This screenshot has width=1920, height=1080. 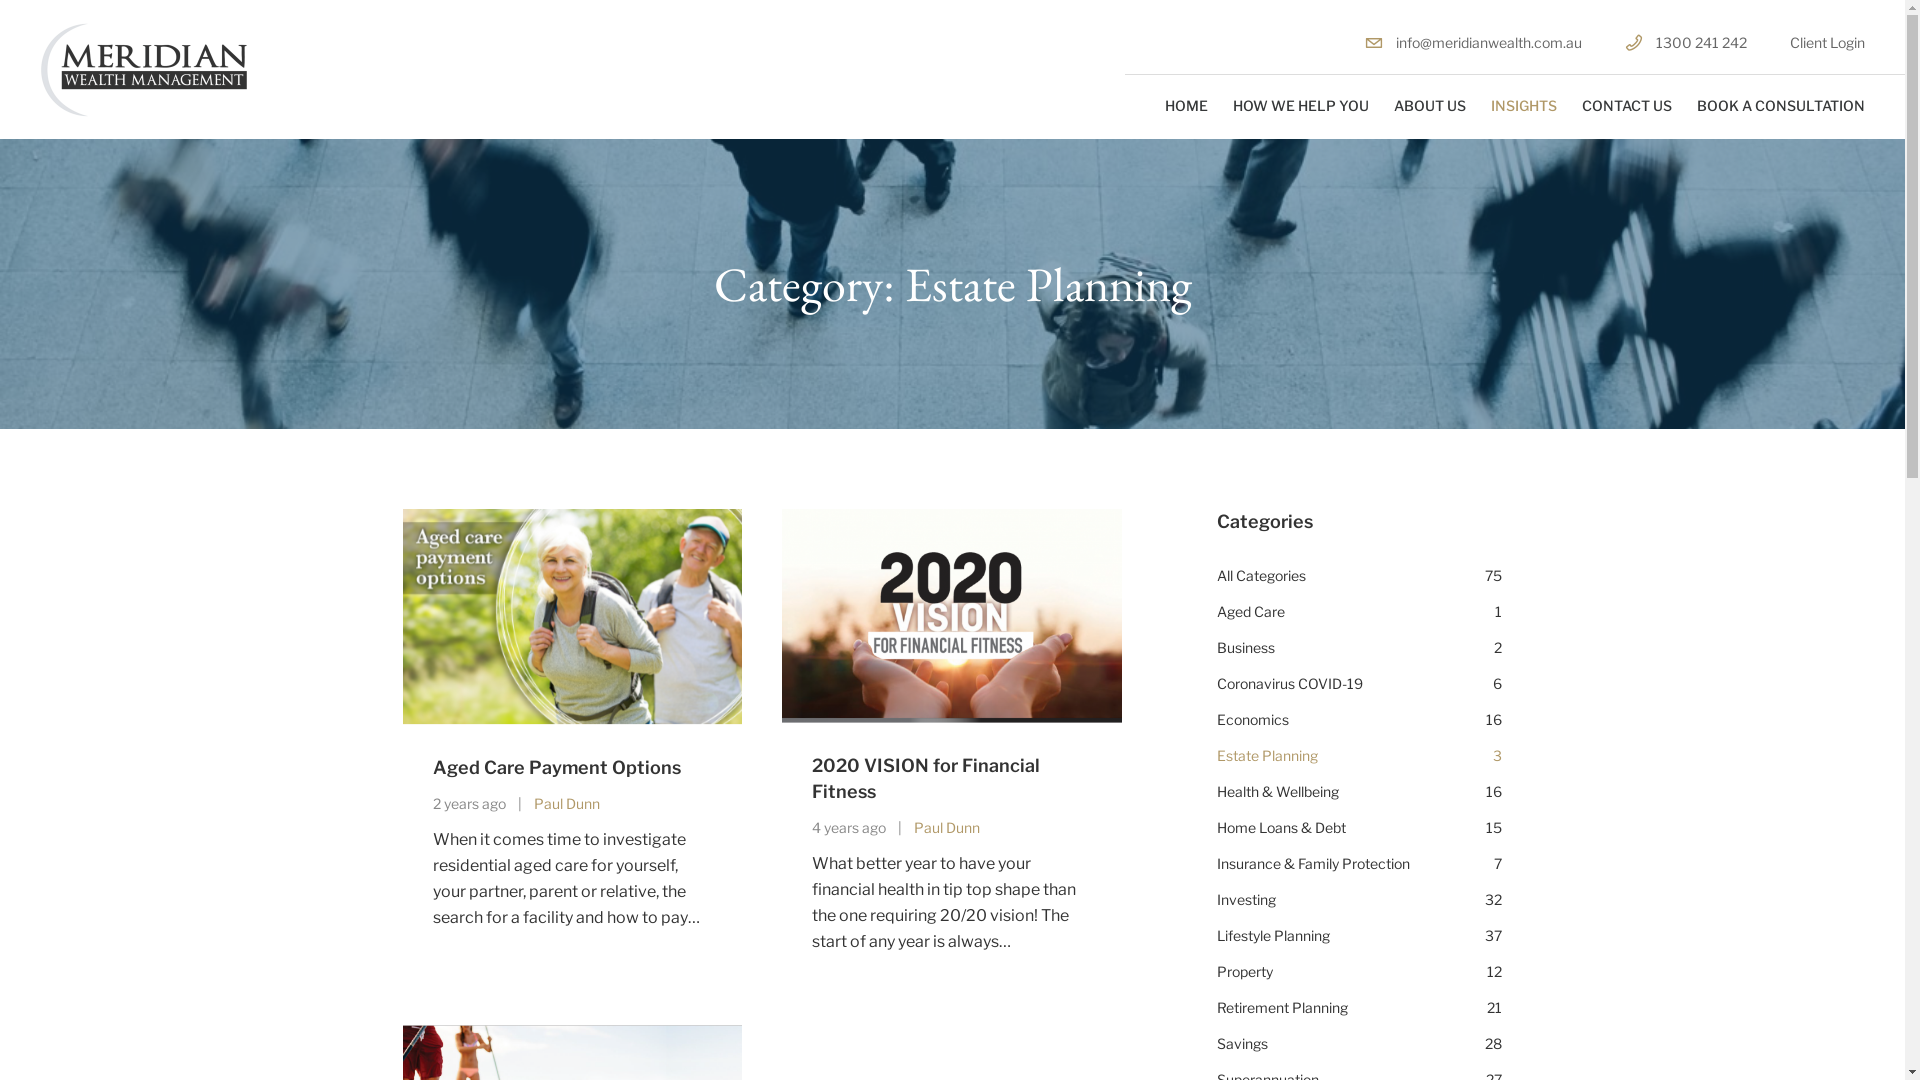 I want to click on 'Economics, so click(x=1359, y=720).